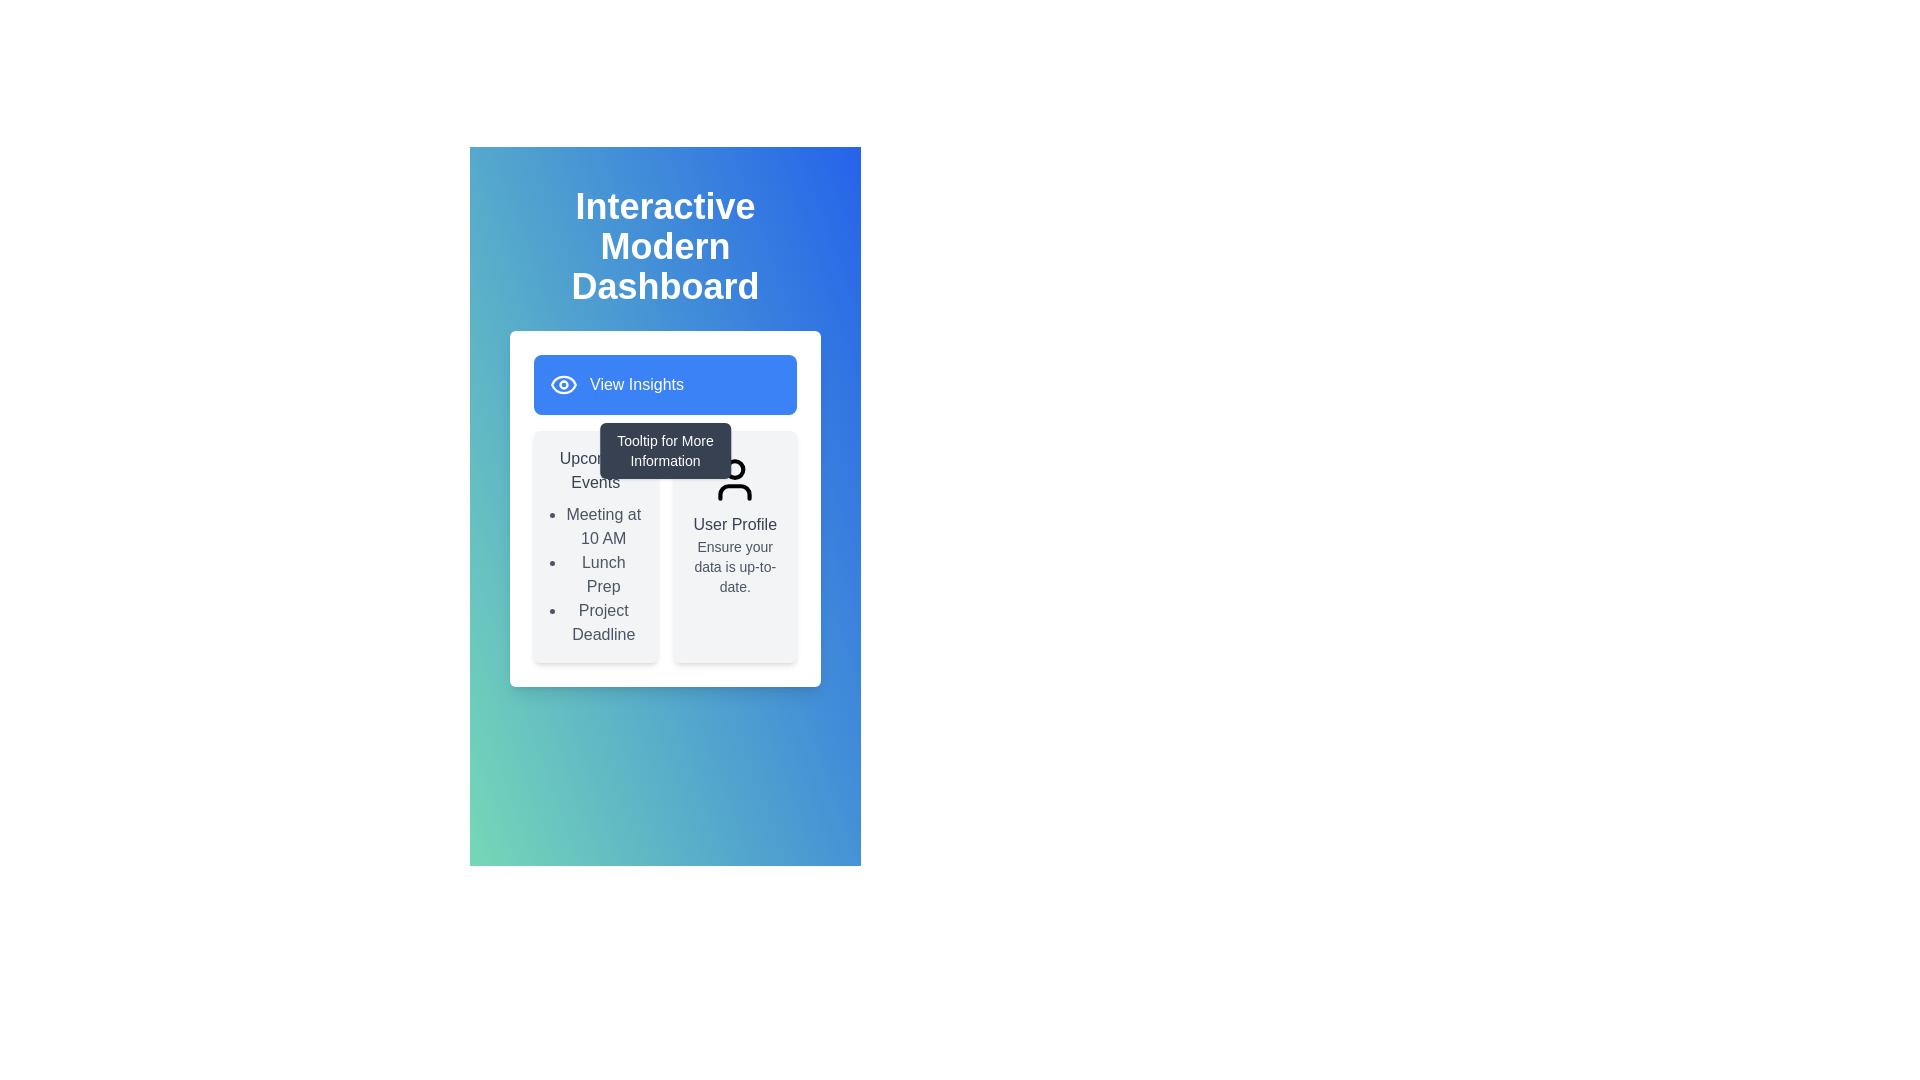  Describe the element at coordinates (602, 526) in the screenshot. I see `the static text displaying 'Meeting at 10 AM' located under the 'Upcoming Events' section` at that location.